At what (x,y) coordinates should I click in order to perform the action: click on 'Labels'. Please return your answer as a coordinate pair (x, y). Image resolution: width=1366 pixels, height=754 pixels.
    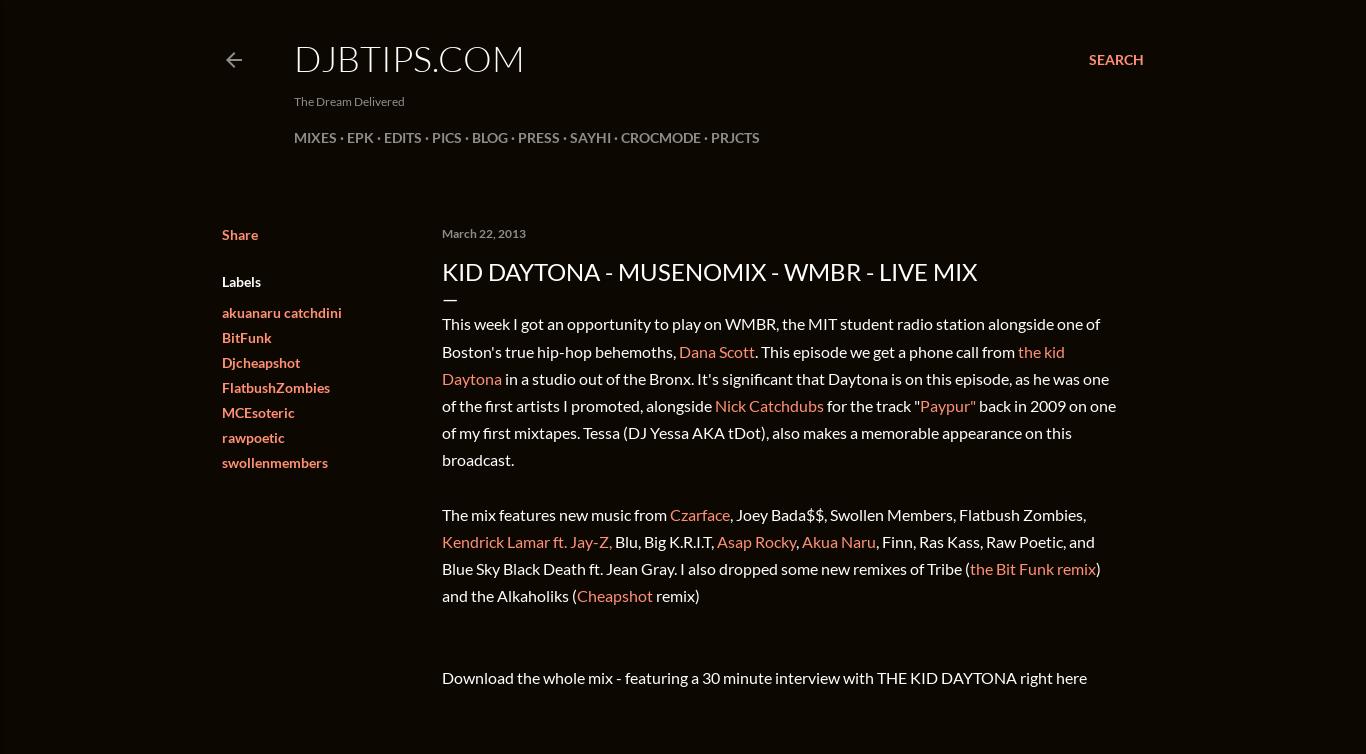
    Looking at the image, I should click on (241, 280).